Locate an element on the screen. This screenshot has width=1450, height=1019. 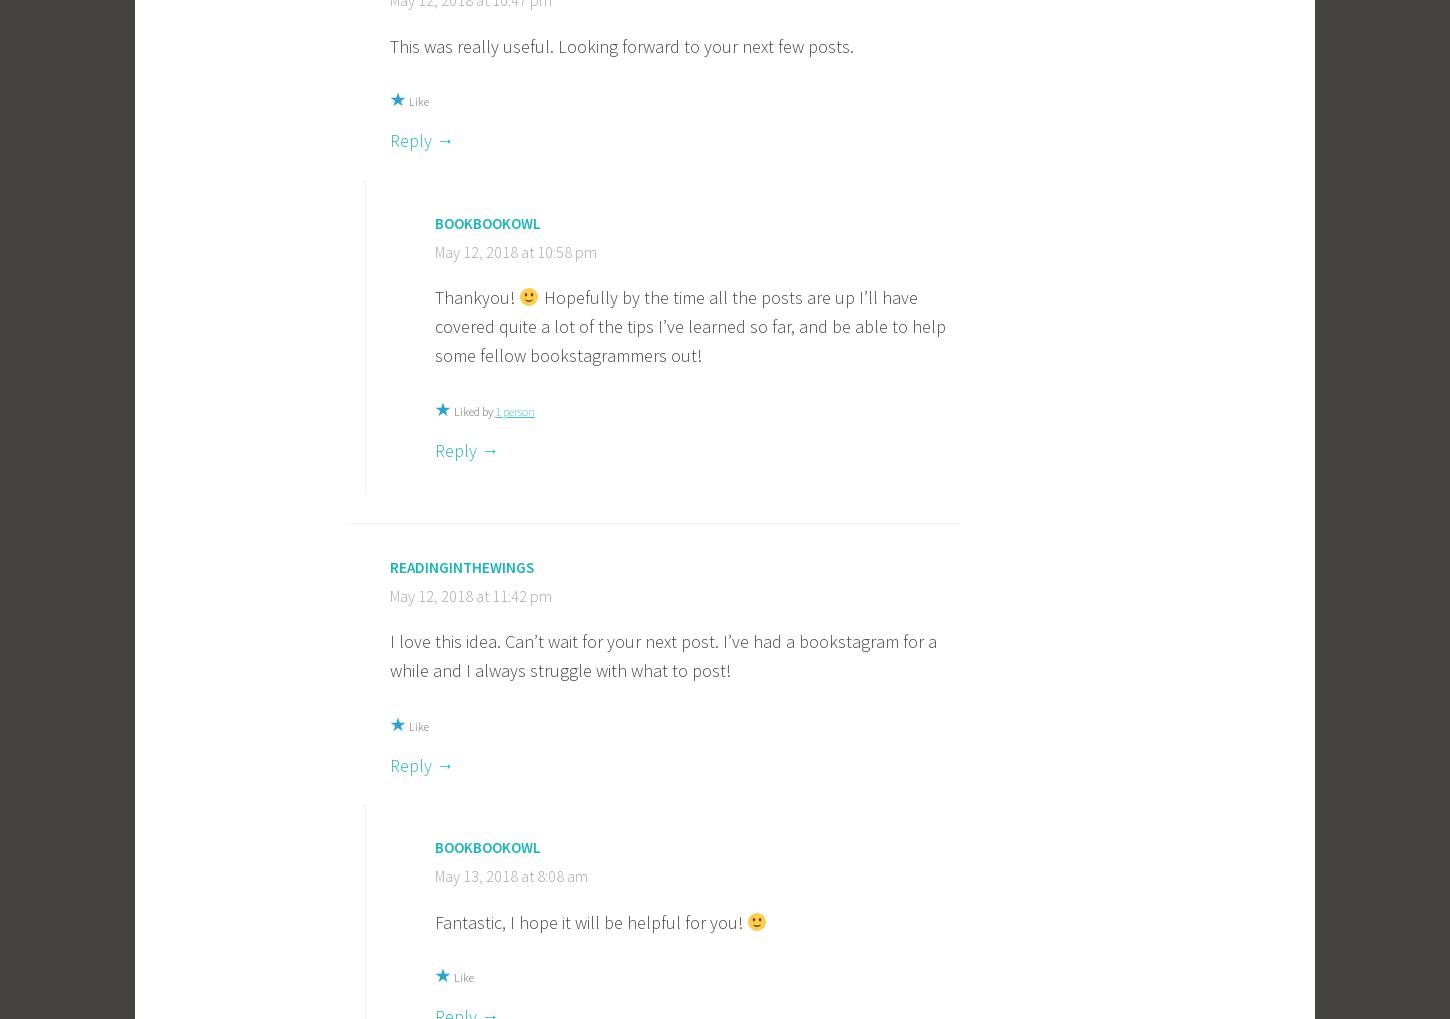
'I love this idea.  Can’t wait for your next post.  I’ve had a bookstagram for a while and I always struggle with what to post!' is located at coordinates (662, 655).